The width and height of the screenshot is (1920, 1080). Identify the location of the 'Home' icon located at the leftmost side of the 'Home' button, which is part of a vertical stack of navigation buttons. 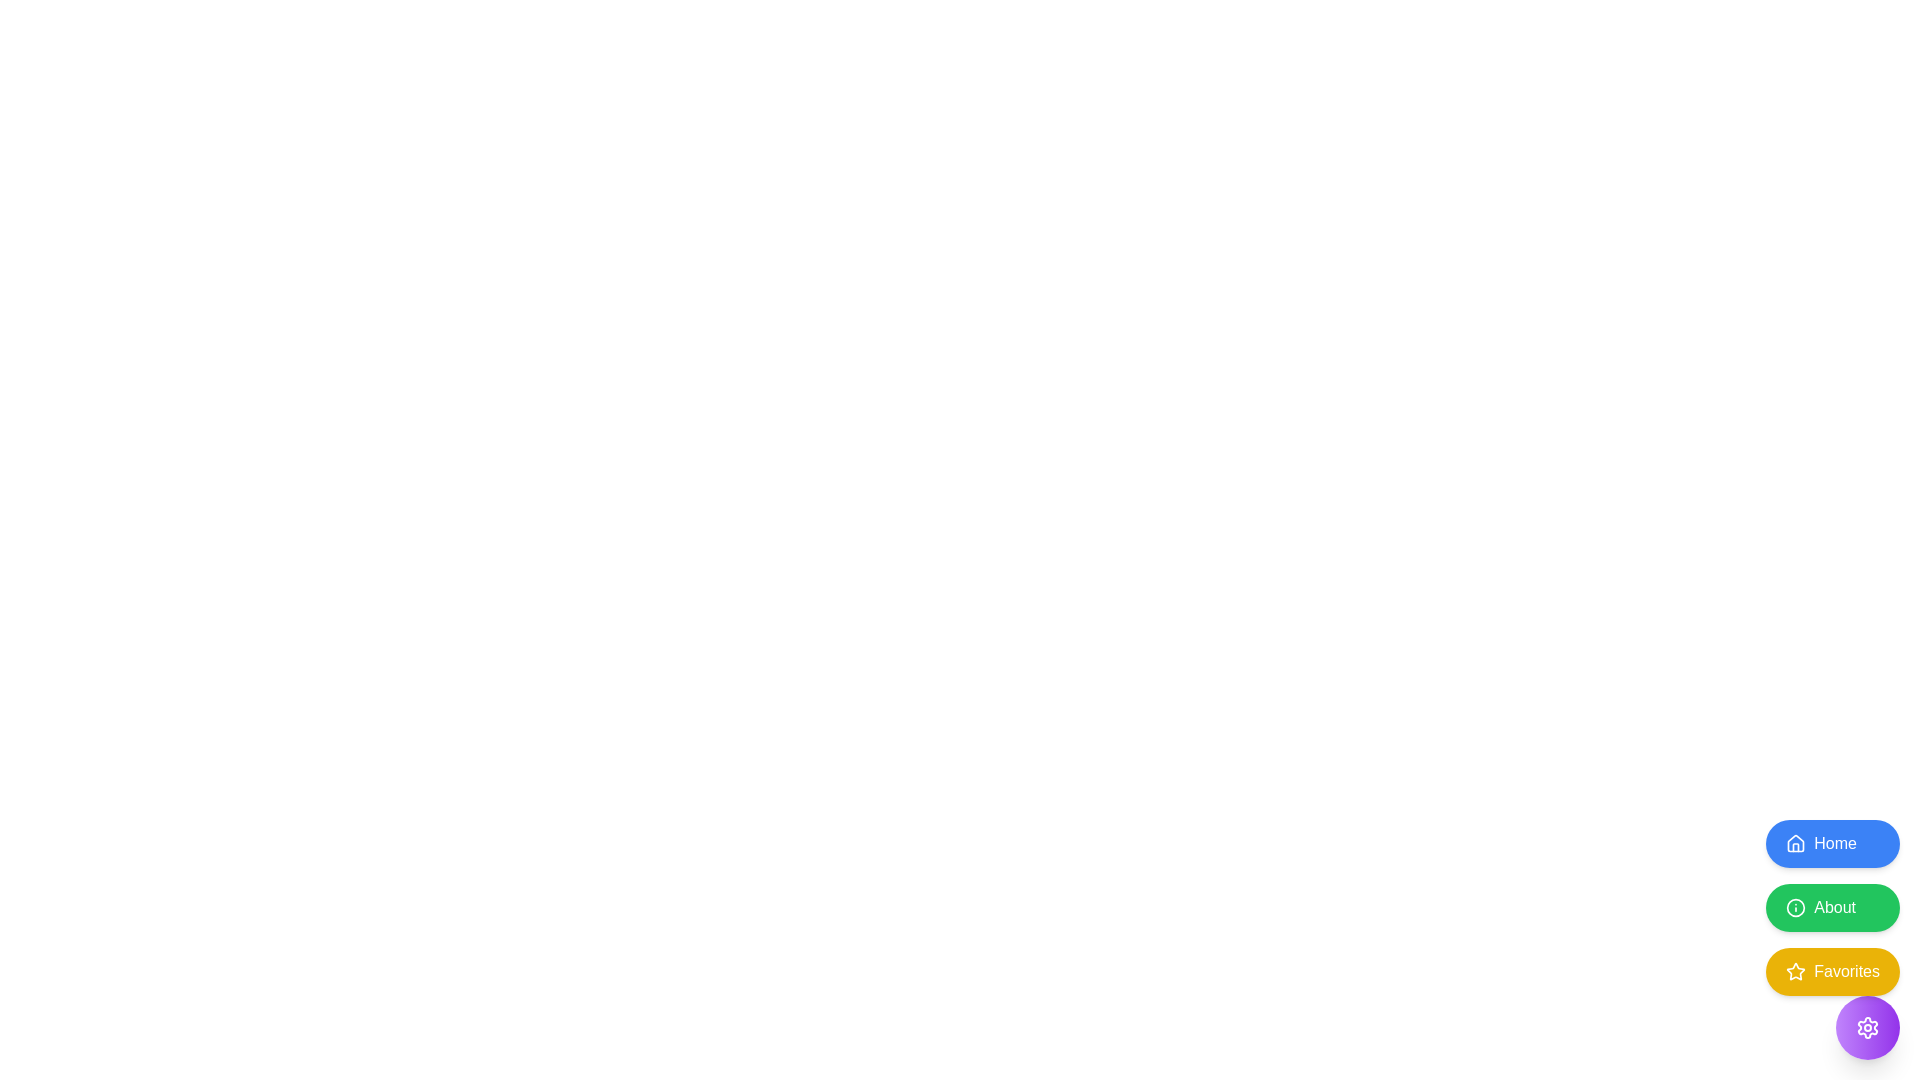
(1796, 844).